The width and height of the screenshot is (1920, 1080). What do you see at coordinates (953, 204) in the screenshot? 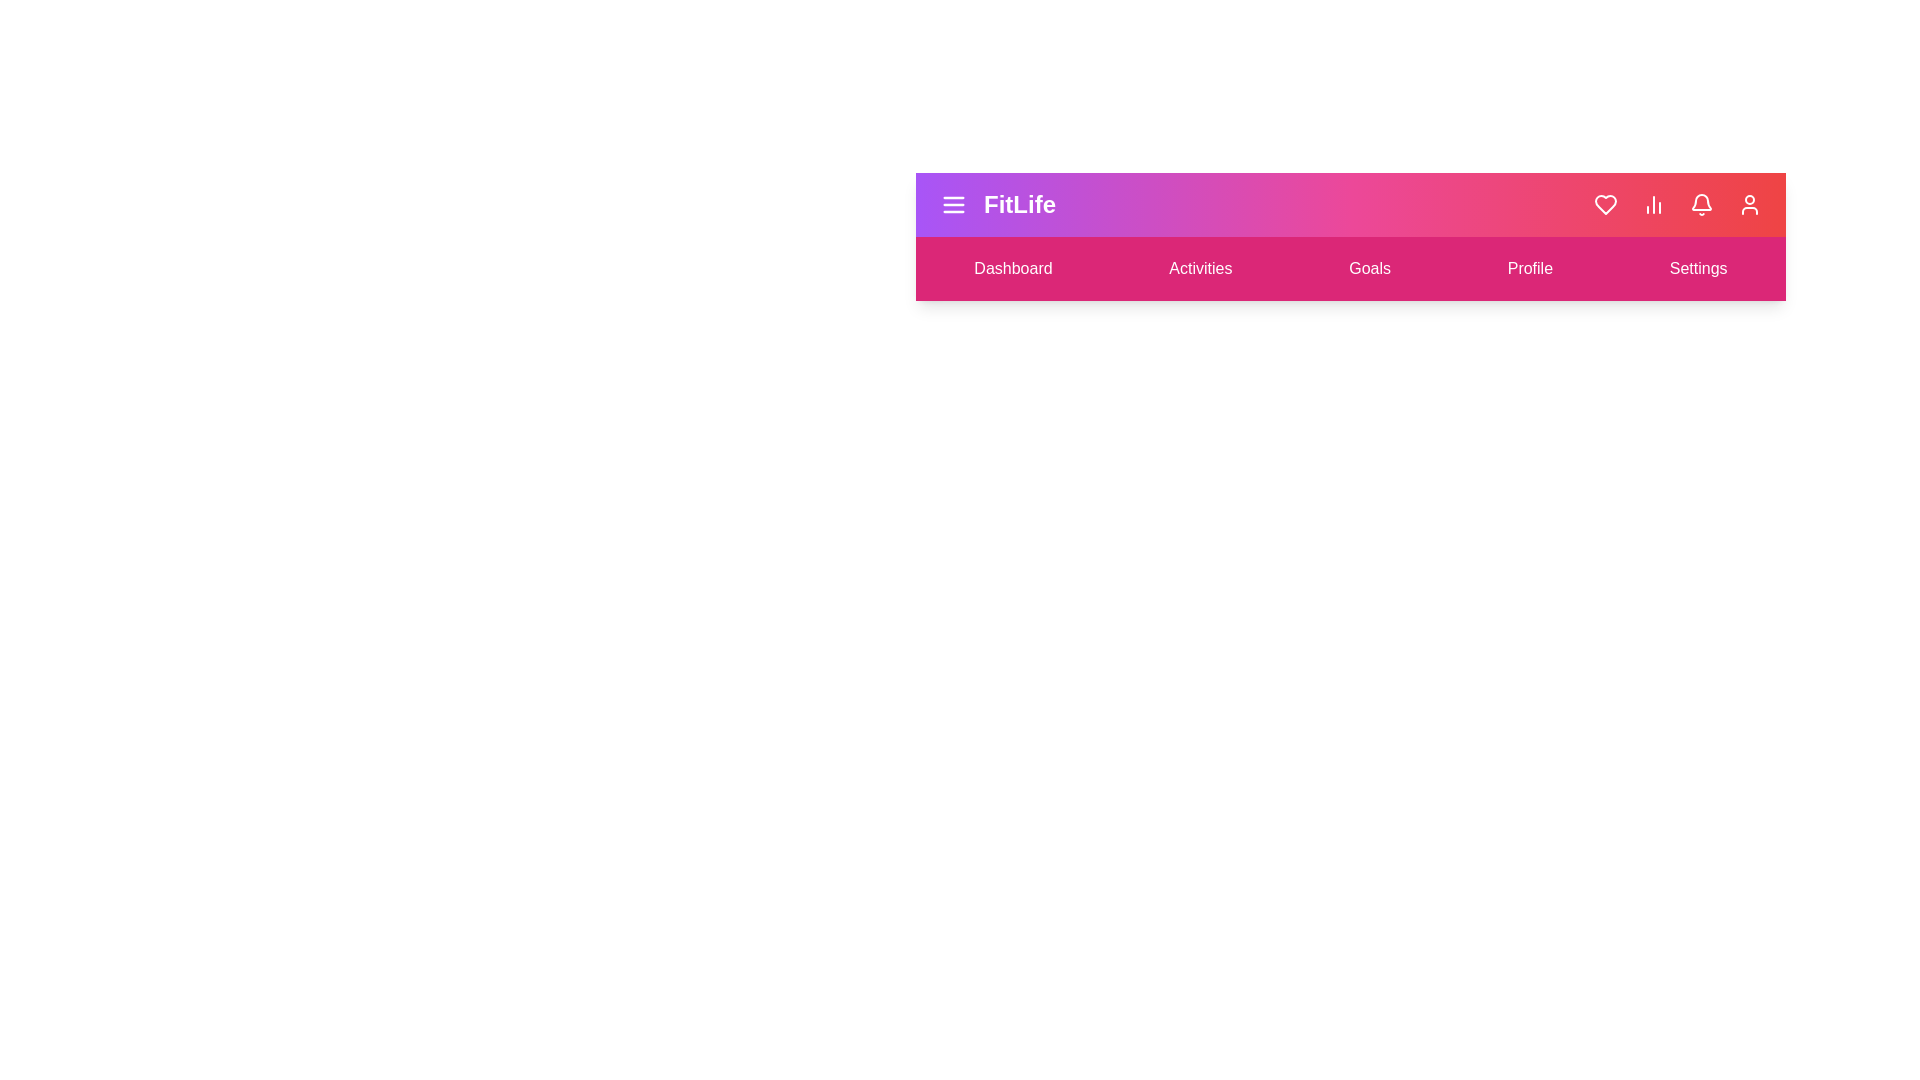
I see `the menu icon to toggle the menu visibility` at bounding box center [953, 204].